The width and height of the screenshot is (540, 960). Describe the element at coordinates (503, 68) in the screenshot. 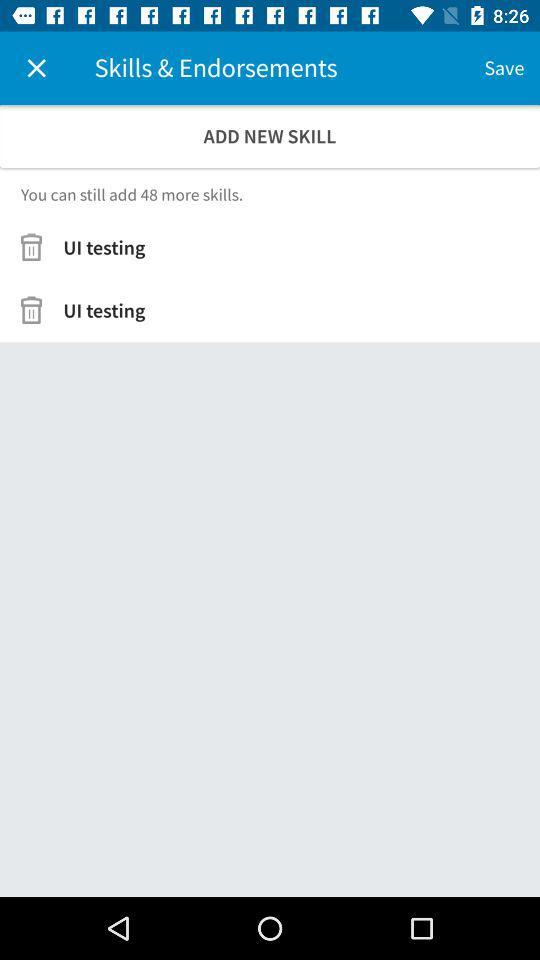

I see `the icon at the top right corner` at that location.